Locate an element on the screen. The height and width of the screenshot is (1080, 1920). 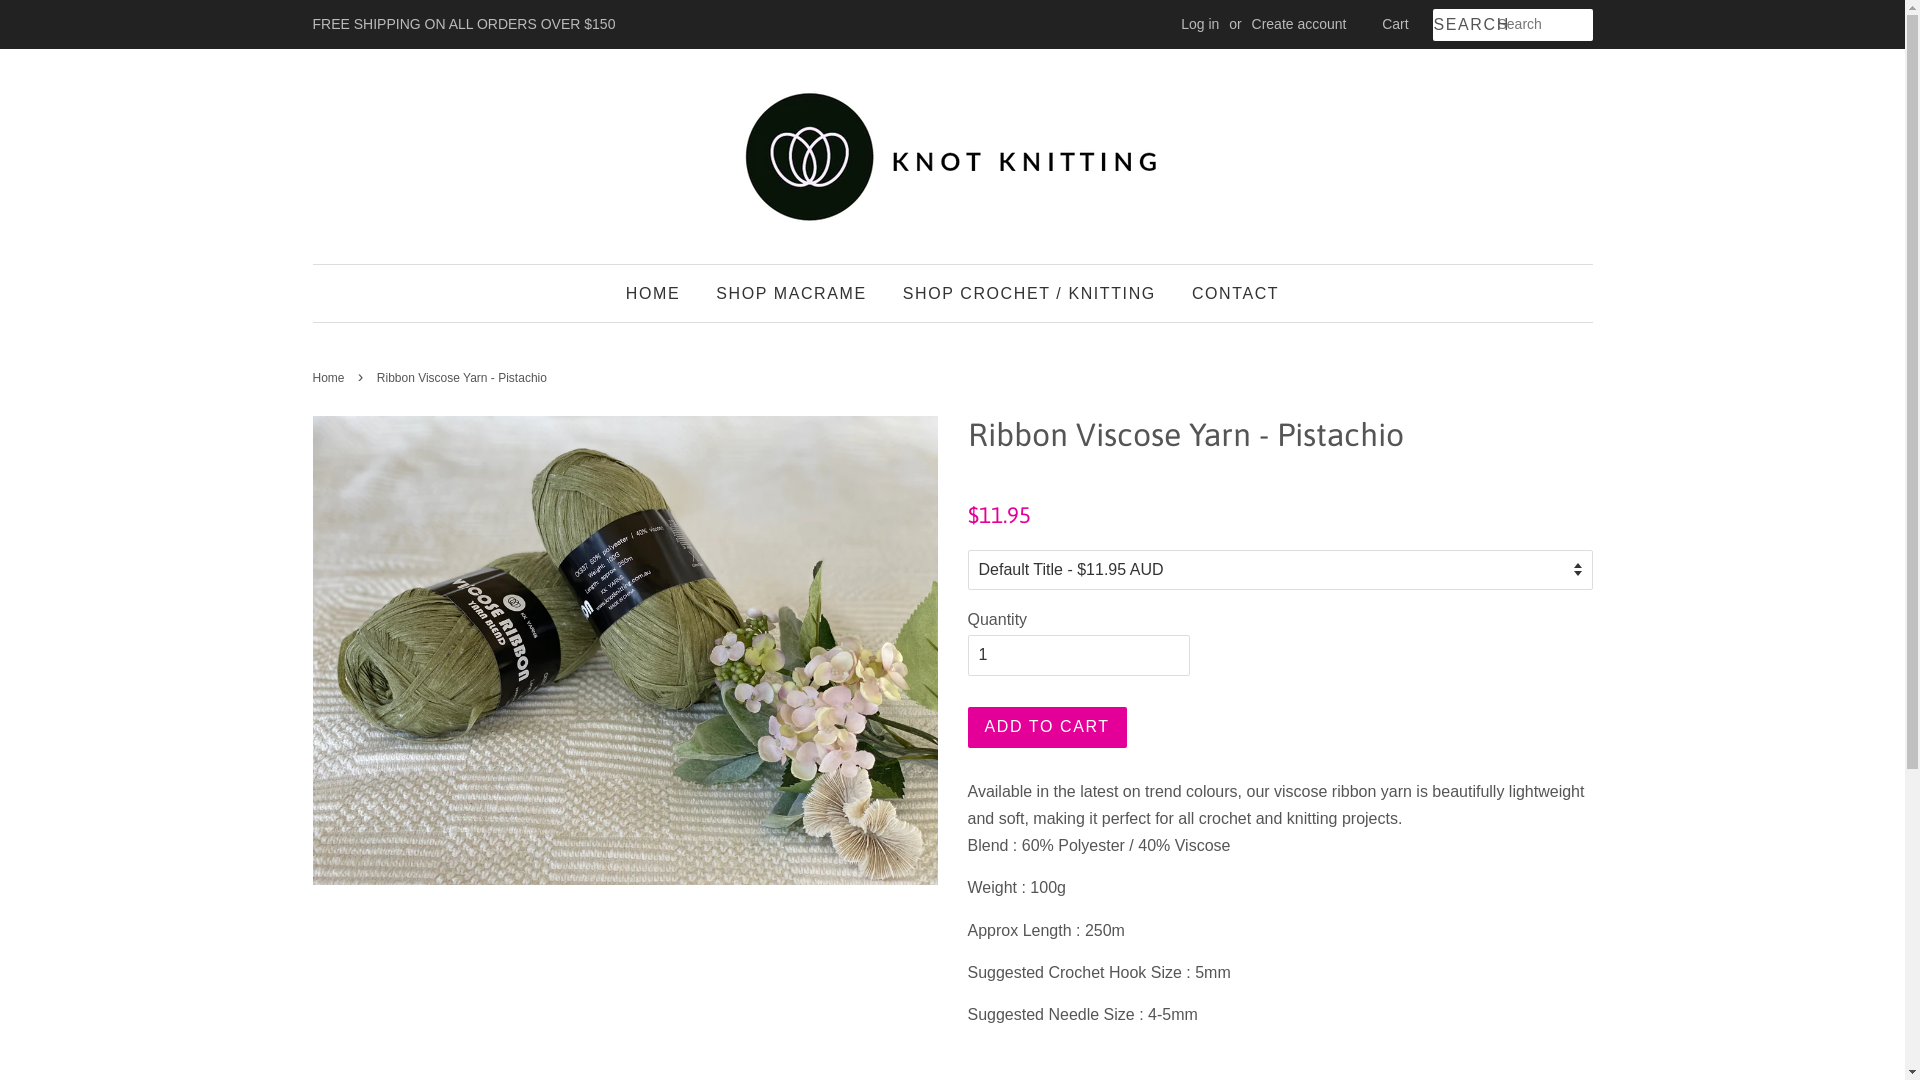
'Log in' is located at coordinates (1180, 23).